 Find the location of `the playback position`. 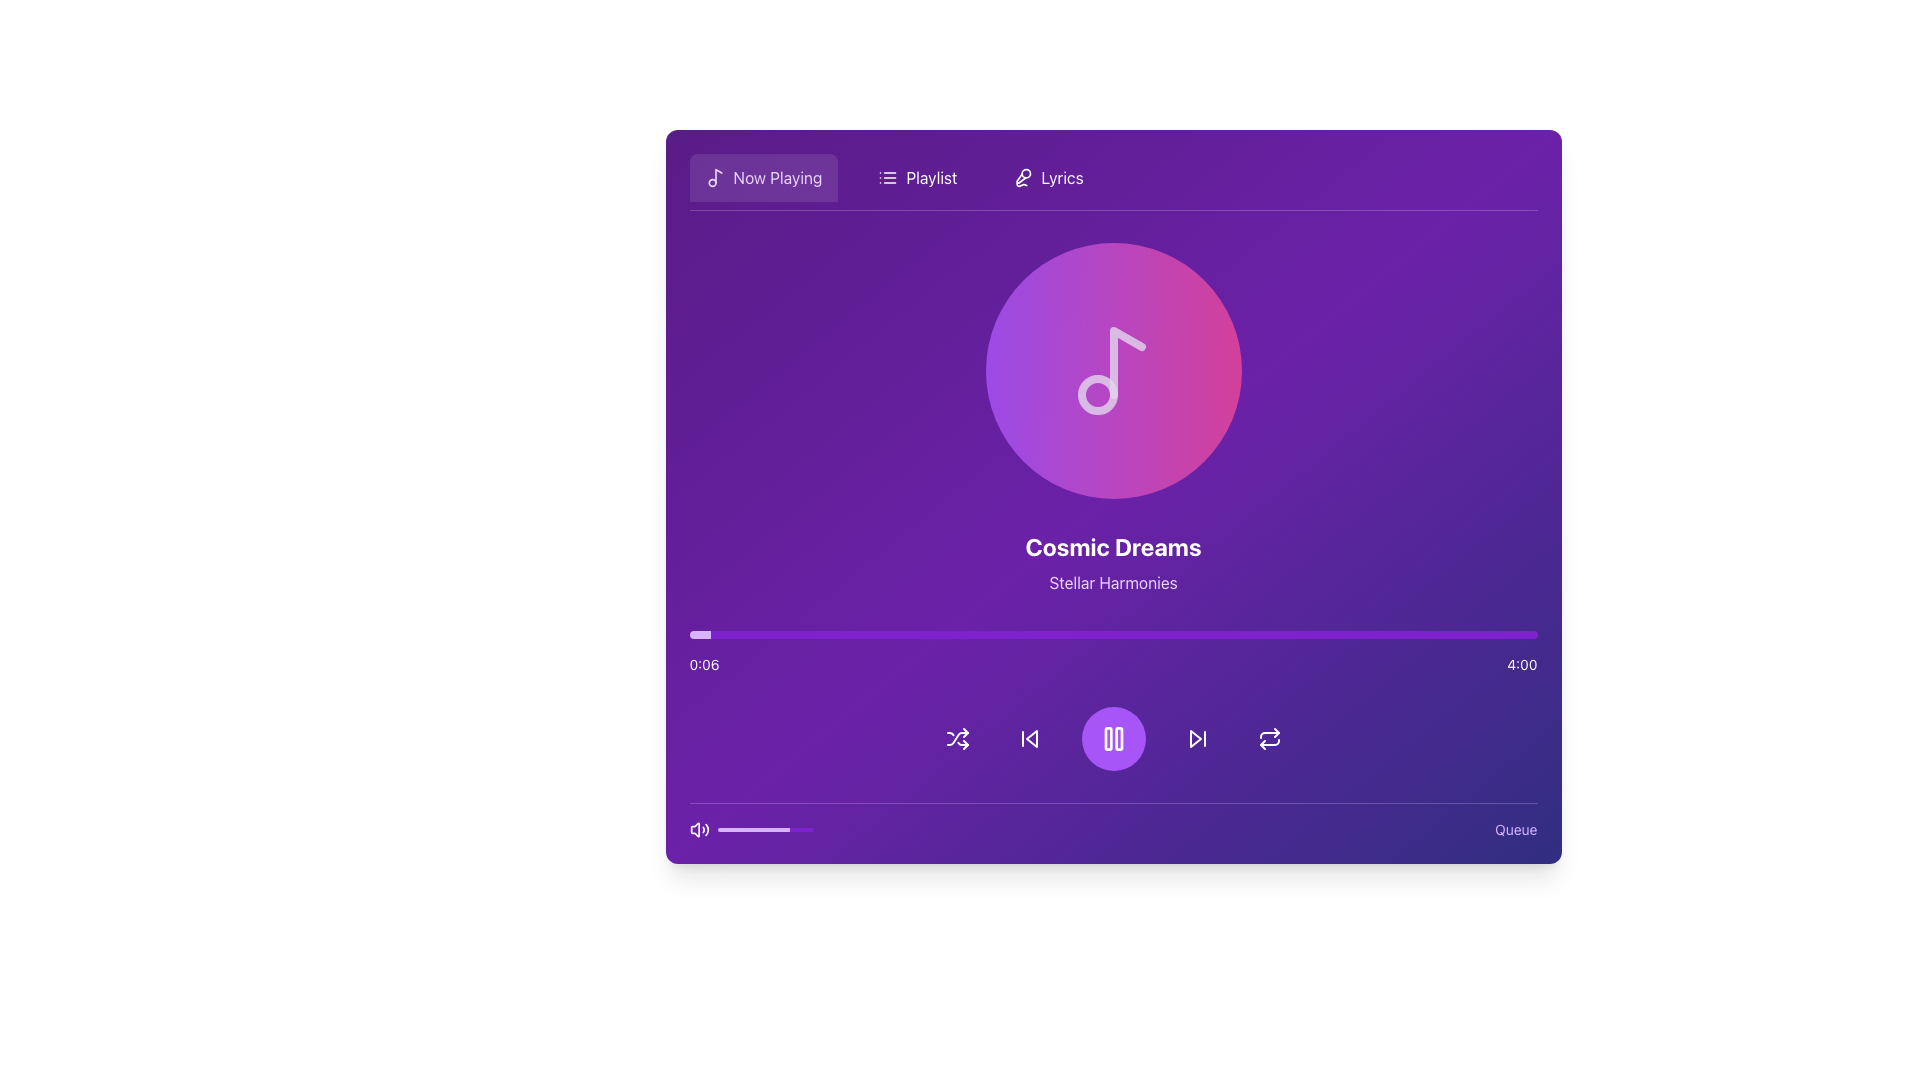

the playback position is located at coordinates (1470, 635).